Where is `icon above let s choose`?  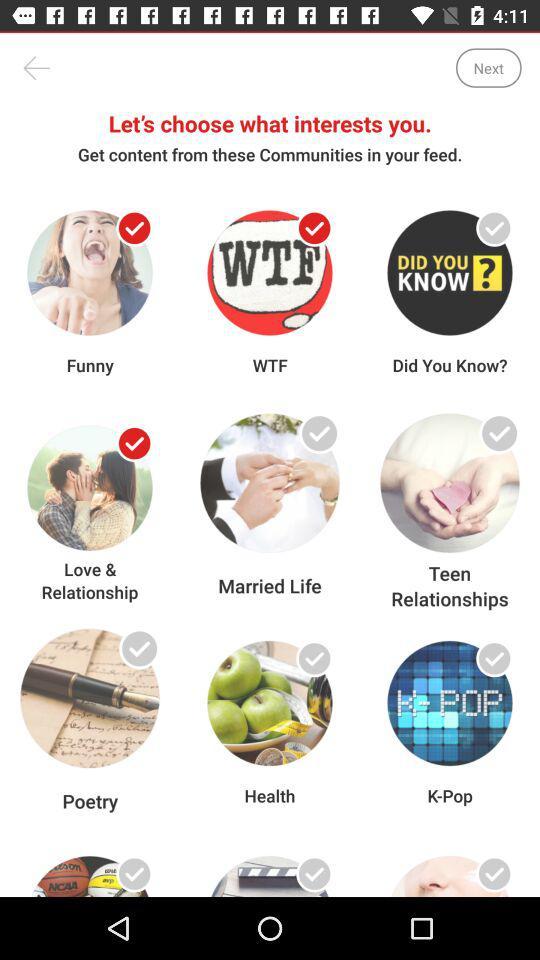 icon above let s choose is located at coordinates (36, 68).